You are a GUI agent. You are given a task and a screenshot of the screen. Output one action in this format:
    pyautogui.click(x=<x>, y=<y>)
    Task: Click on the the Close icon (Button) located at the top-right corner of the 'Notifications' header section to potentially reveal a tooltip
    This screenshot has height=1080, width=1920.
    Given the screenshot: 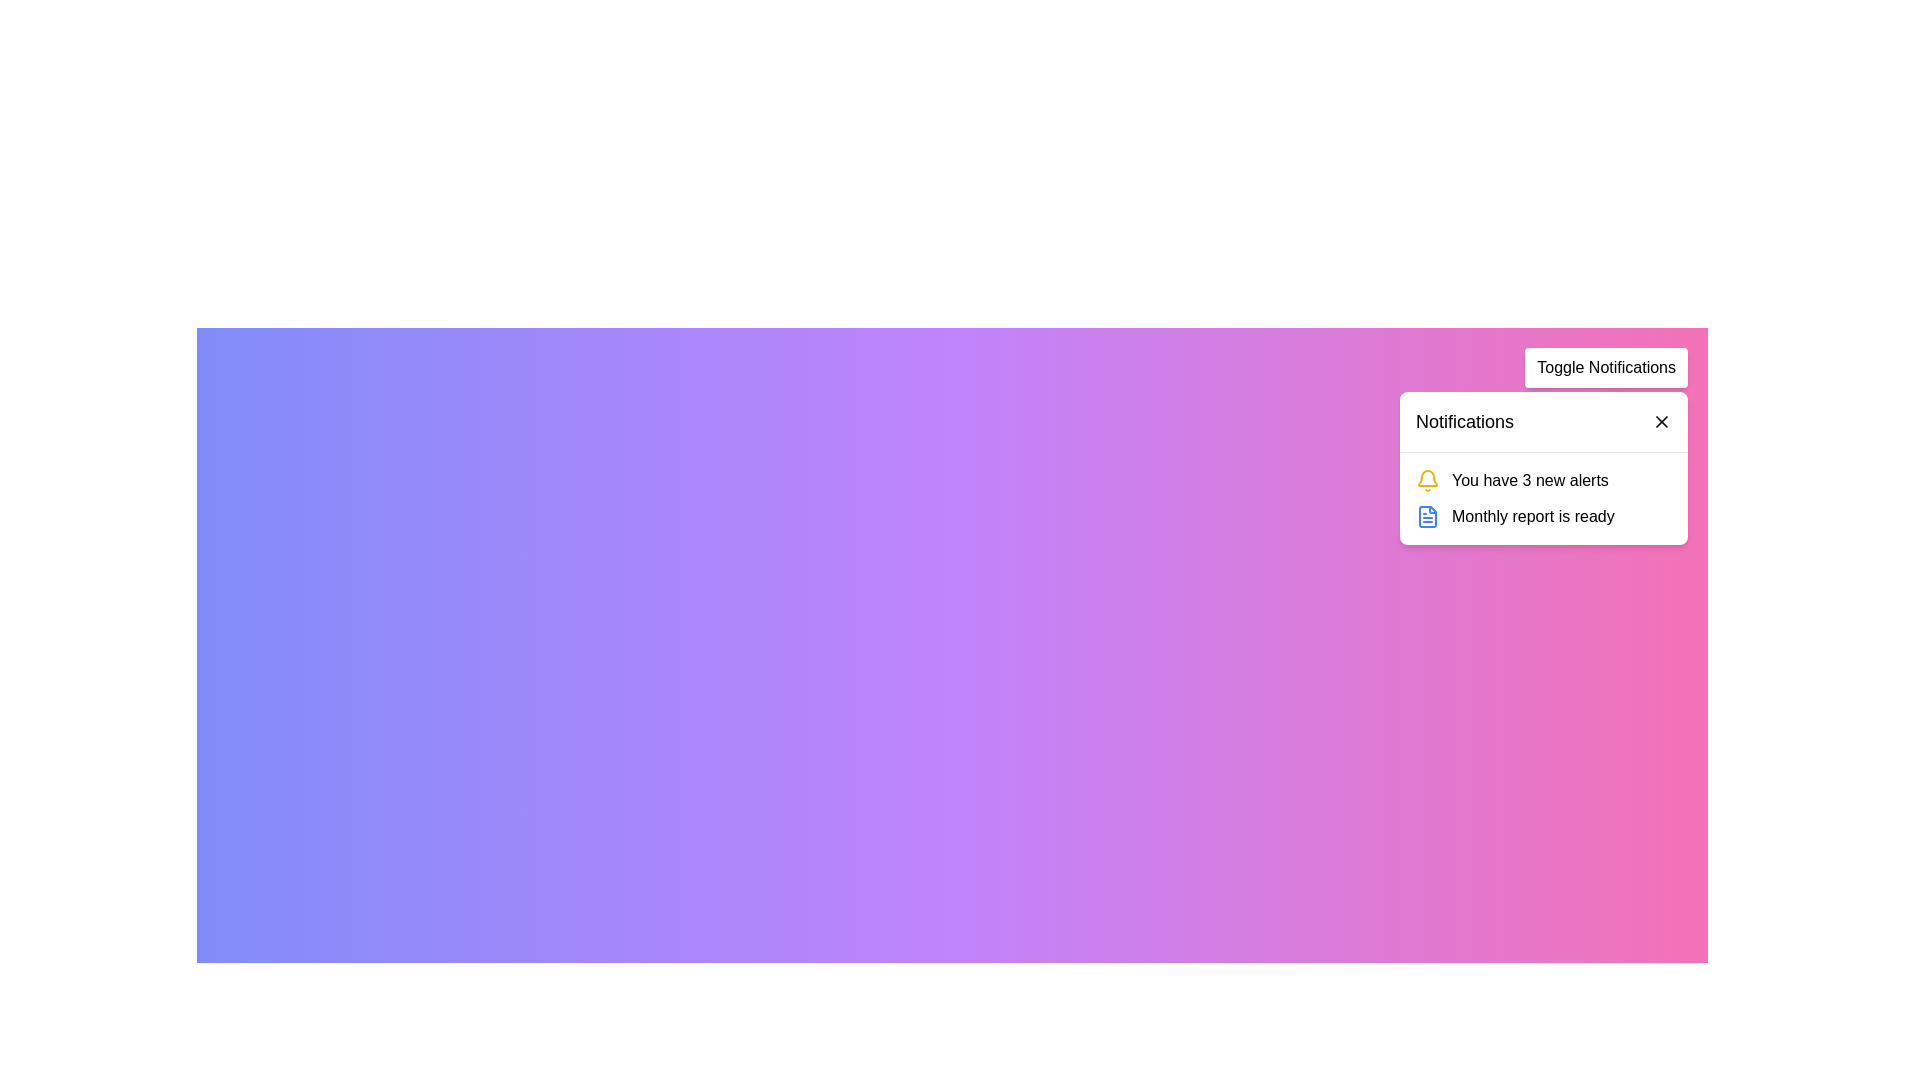 What is the action you would take?
    pyautogui.click(x=1661, y=420)
    